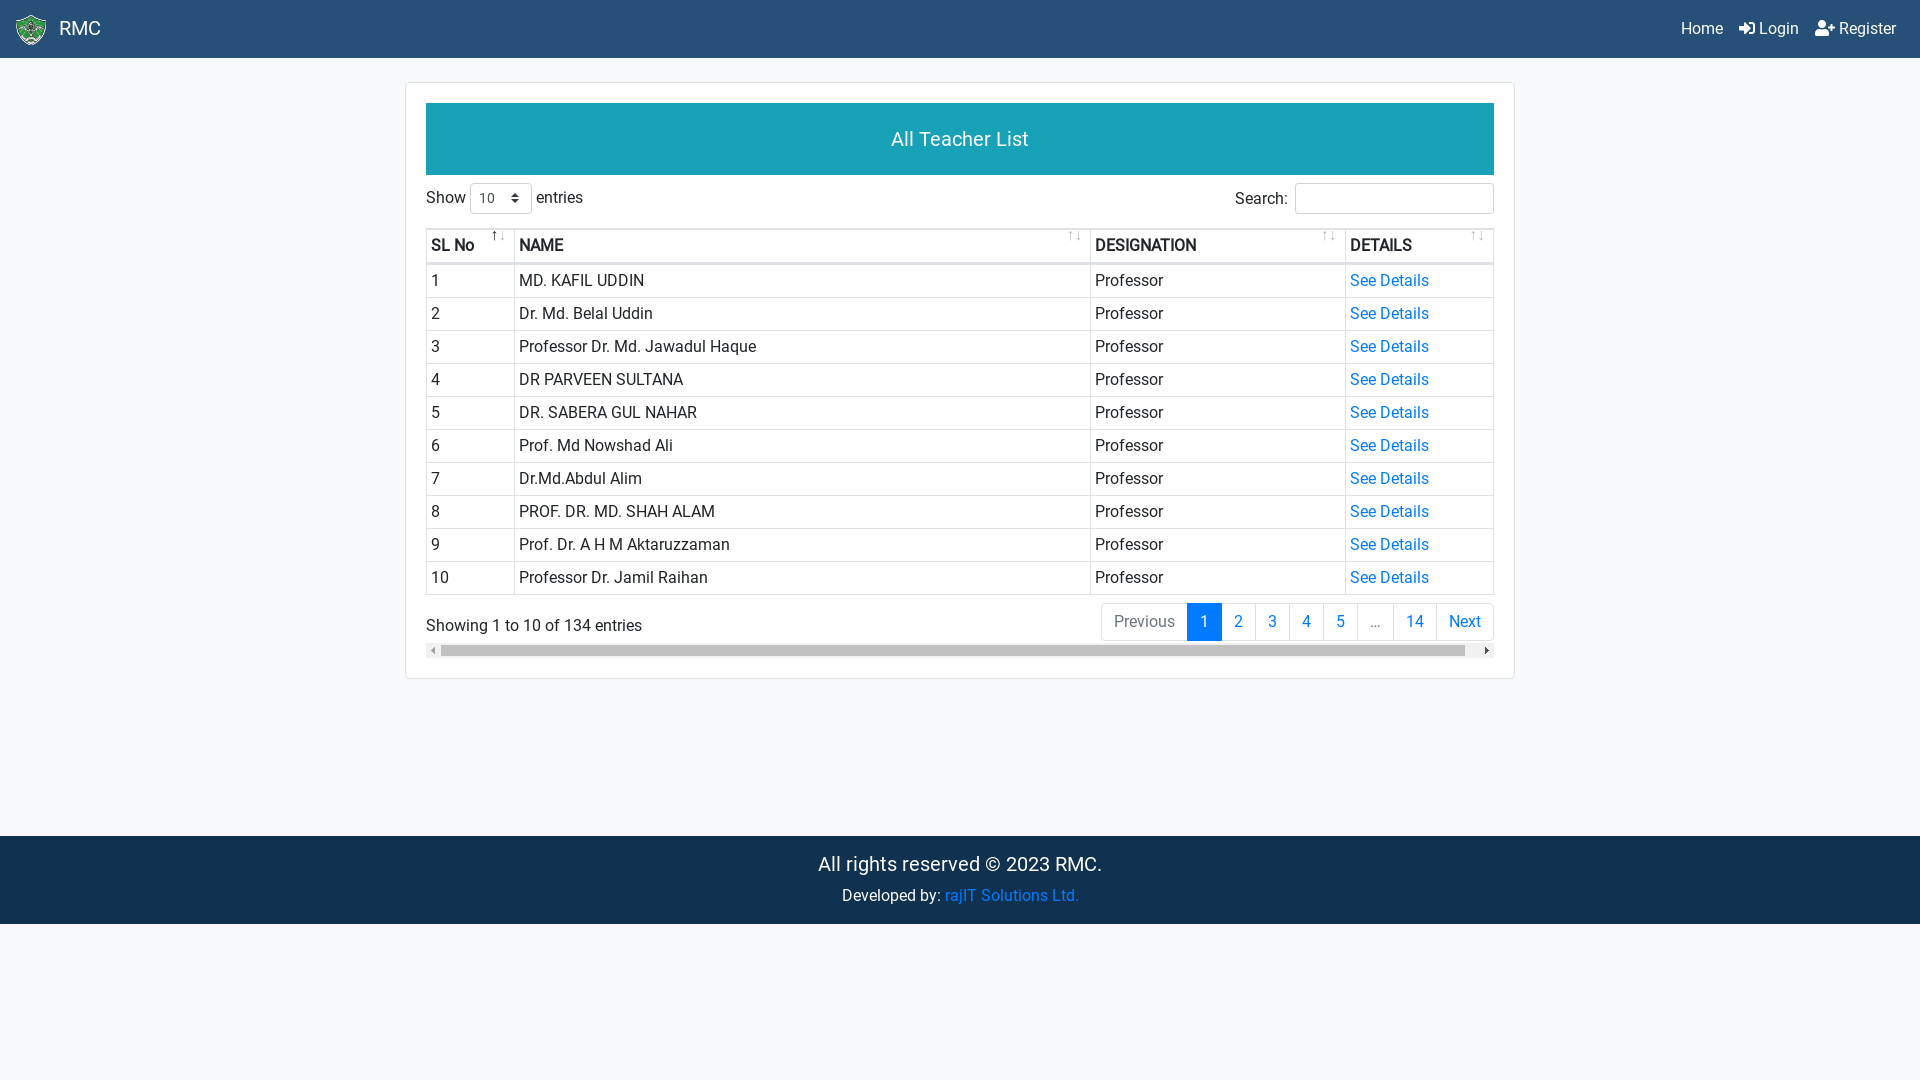 The image size is (1920, 1080). I want to click on '4', so click(1306, 620).